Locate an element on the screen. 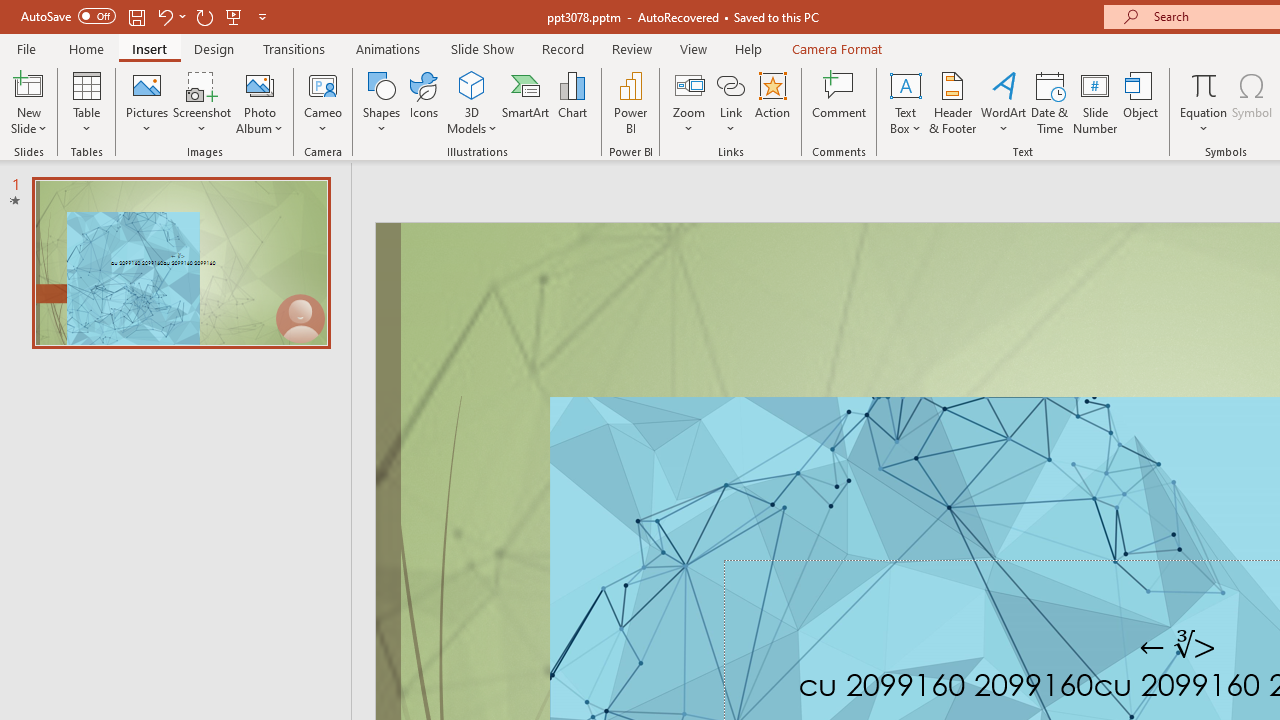 The image size is (1280, 720). 'Comment' is located at coordinates (839, 103).